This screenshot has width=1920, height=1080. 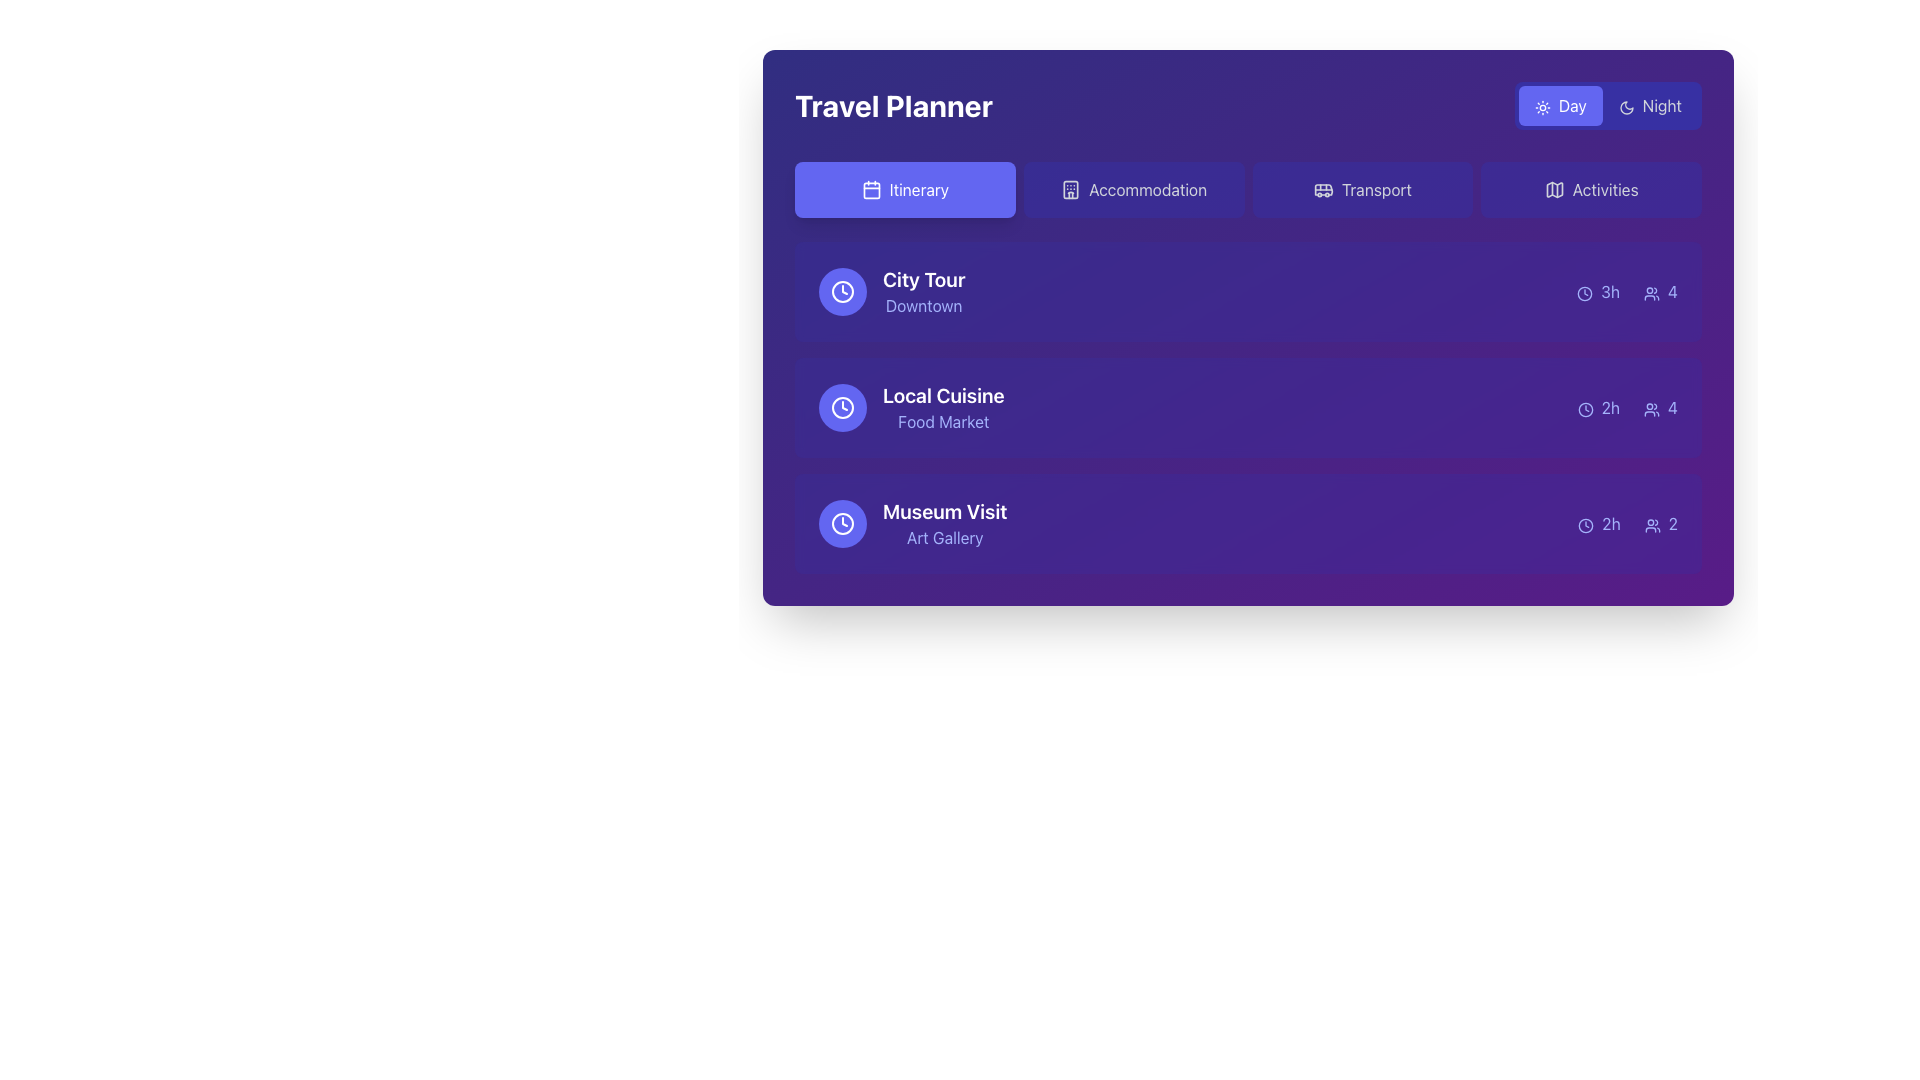 I want to click on the map icon located within the 'Activities' menu option, so click(x=1553, y=189).